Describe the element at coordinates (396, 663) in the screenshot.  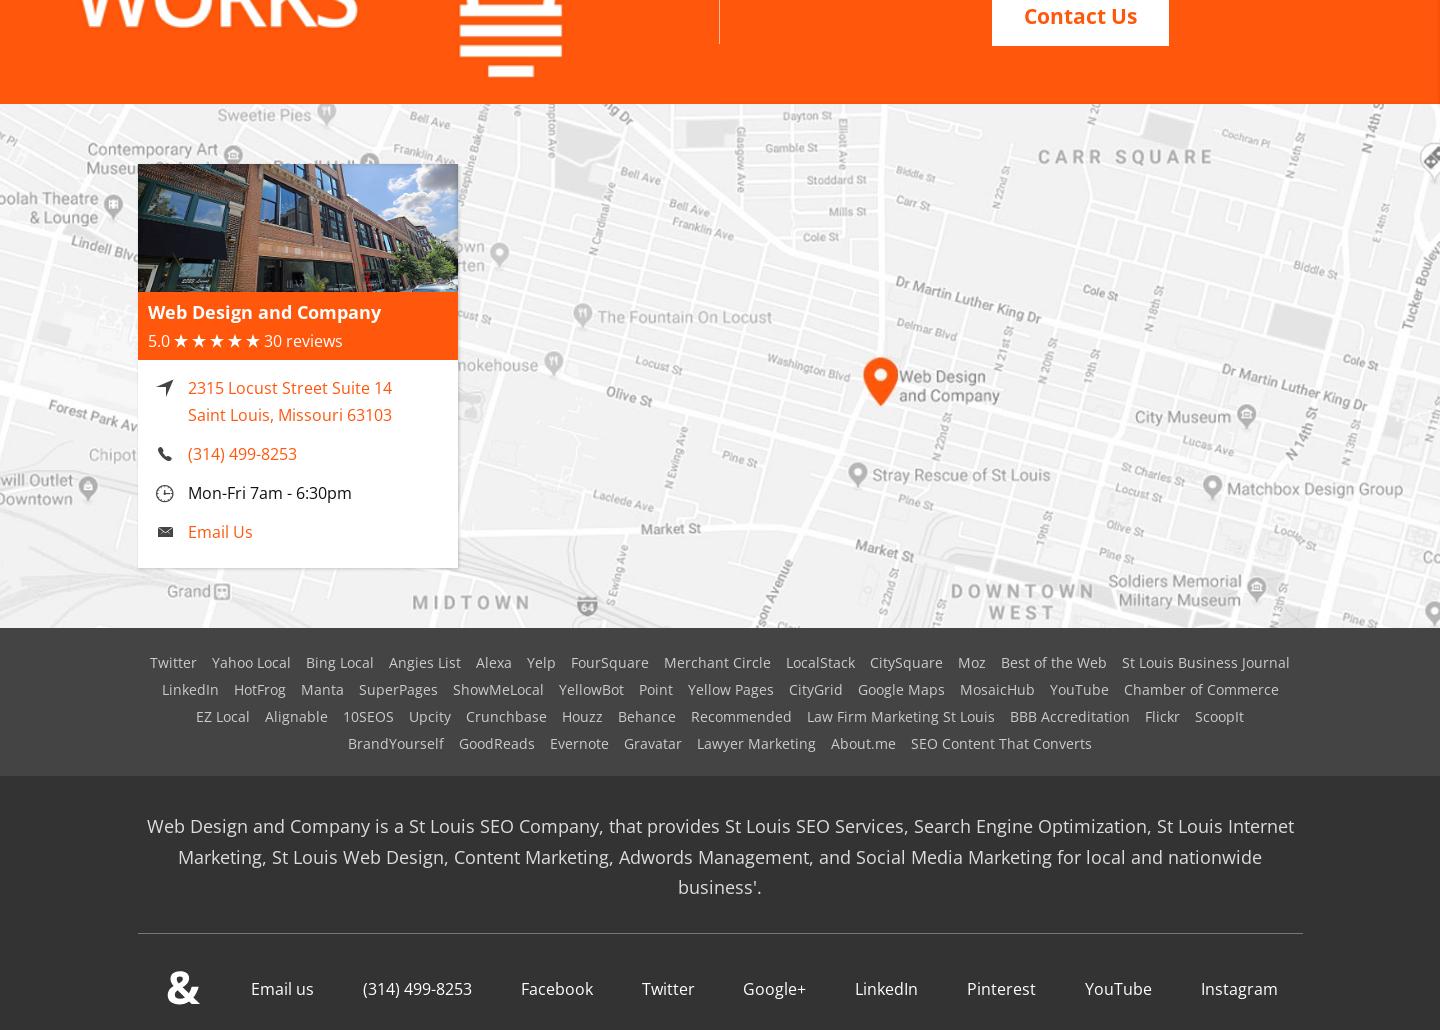
I see `'SuperPages'` at that location.